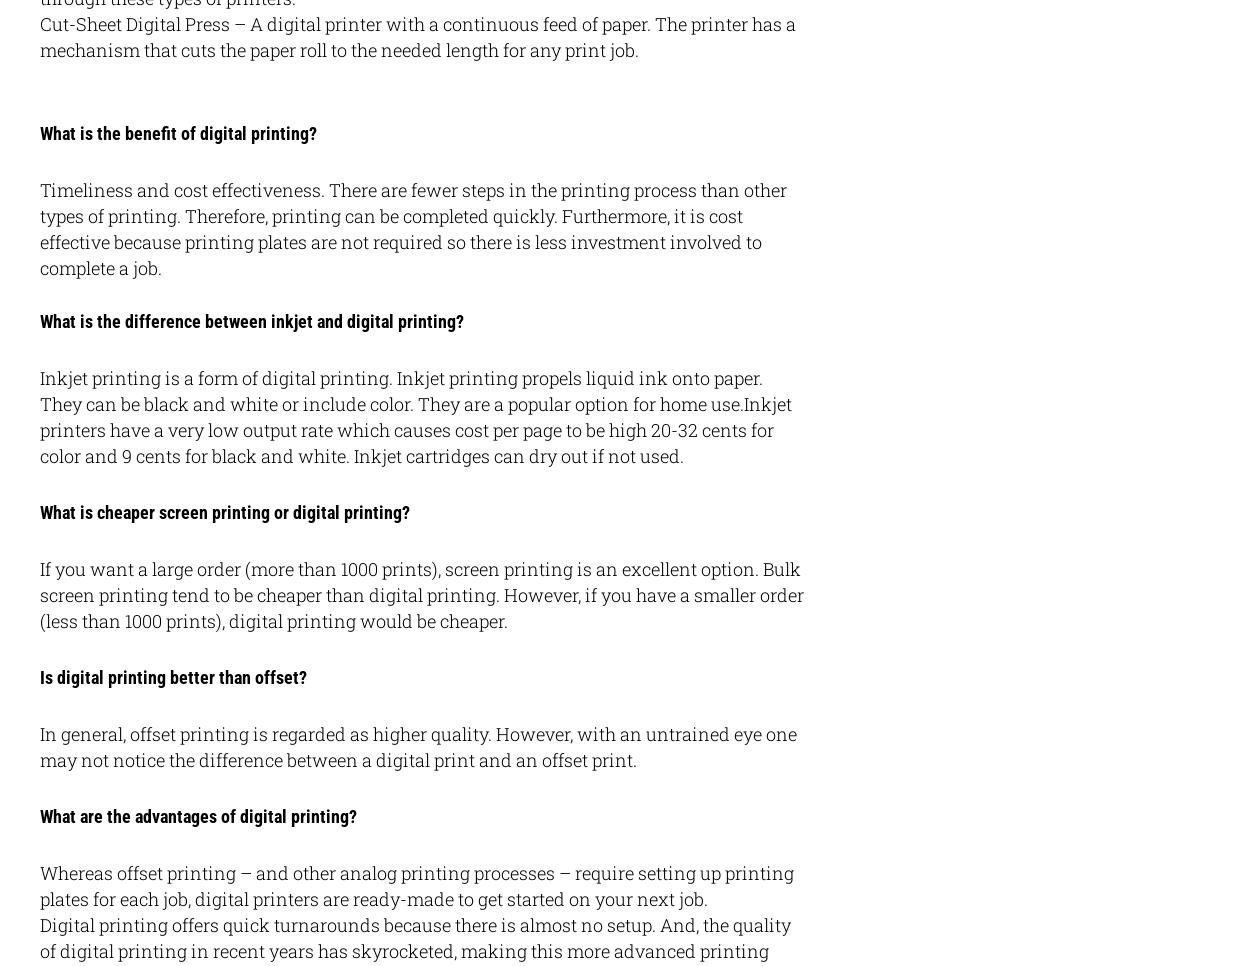 Image resolution: width=1250 pixels, height=966 pixels. What do you see at coordinates (224, 511) in the screenshot?
I see `'What is cheaper screen printing or digital printing?'` at bounding box center [224, 511].